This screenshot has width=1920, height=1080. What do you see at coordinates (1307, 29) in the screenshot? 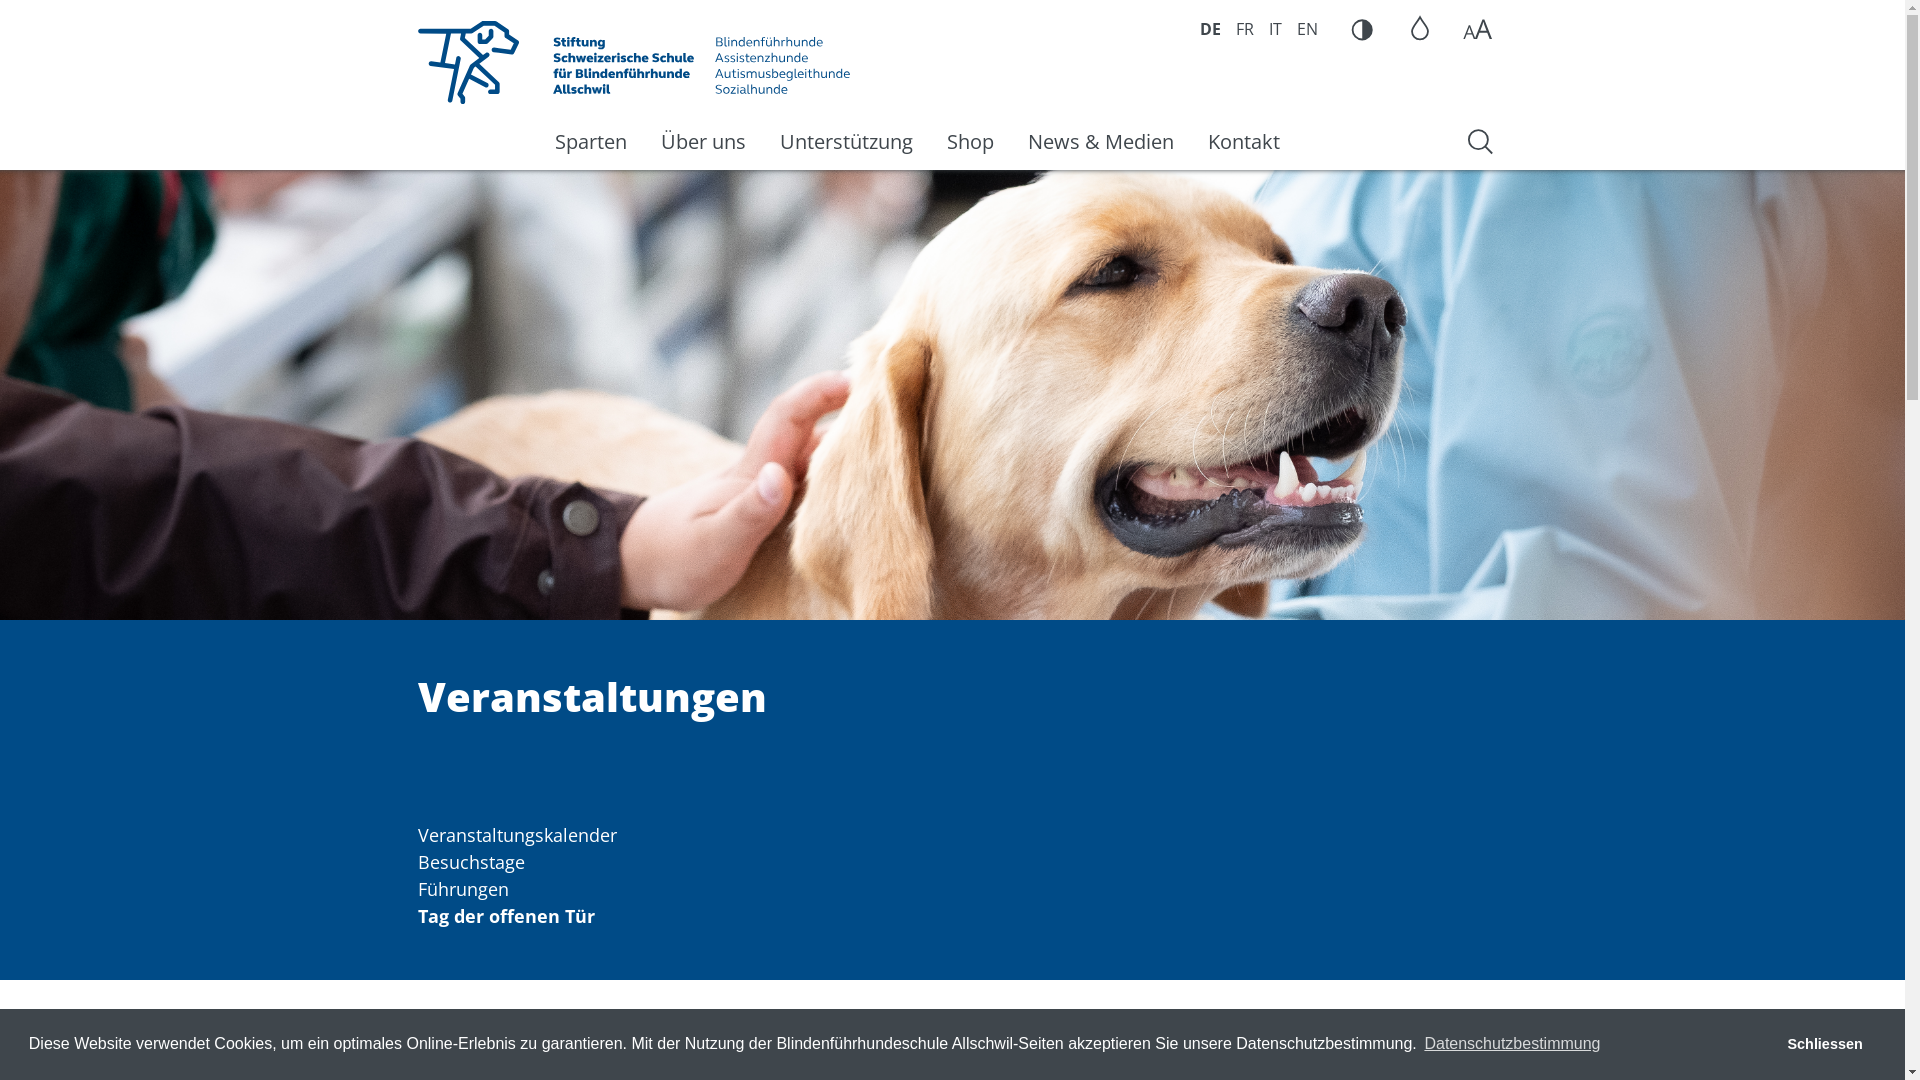
I see `'EN'` at bounding box center [1307, 29].